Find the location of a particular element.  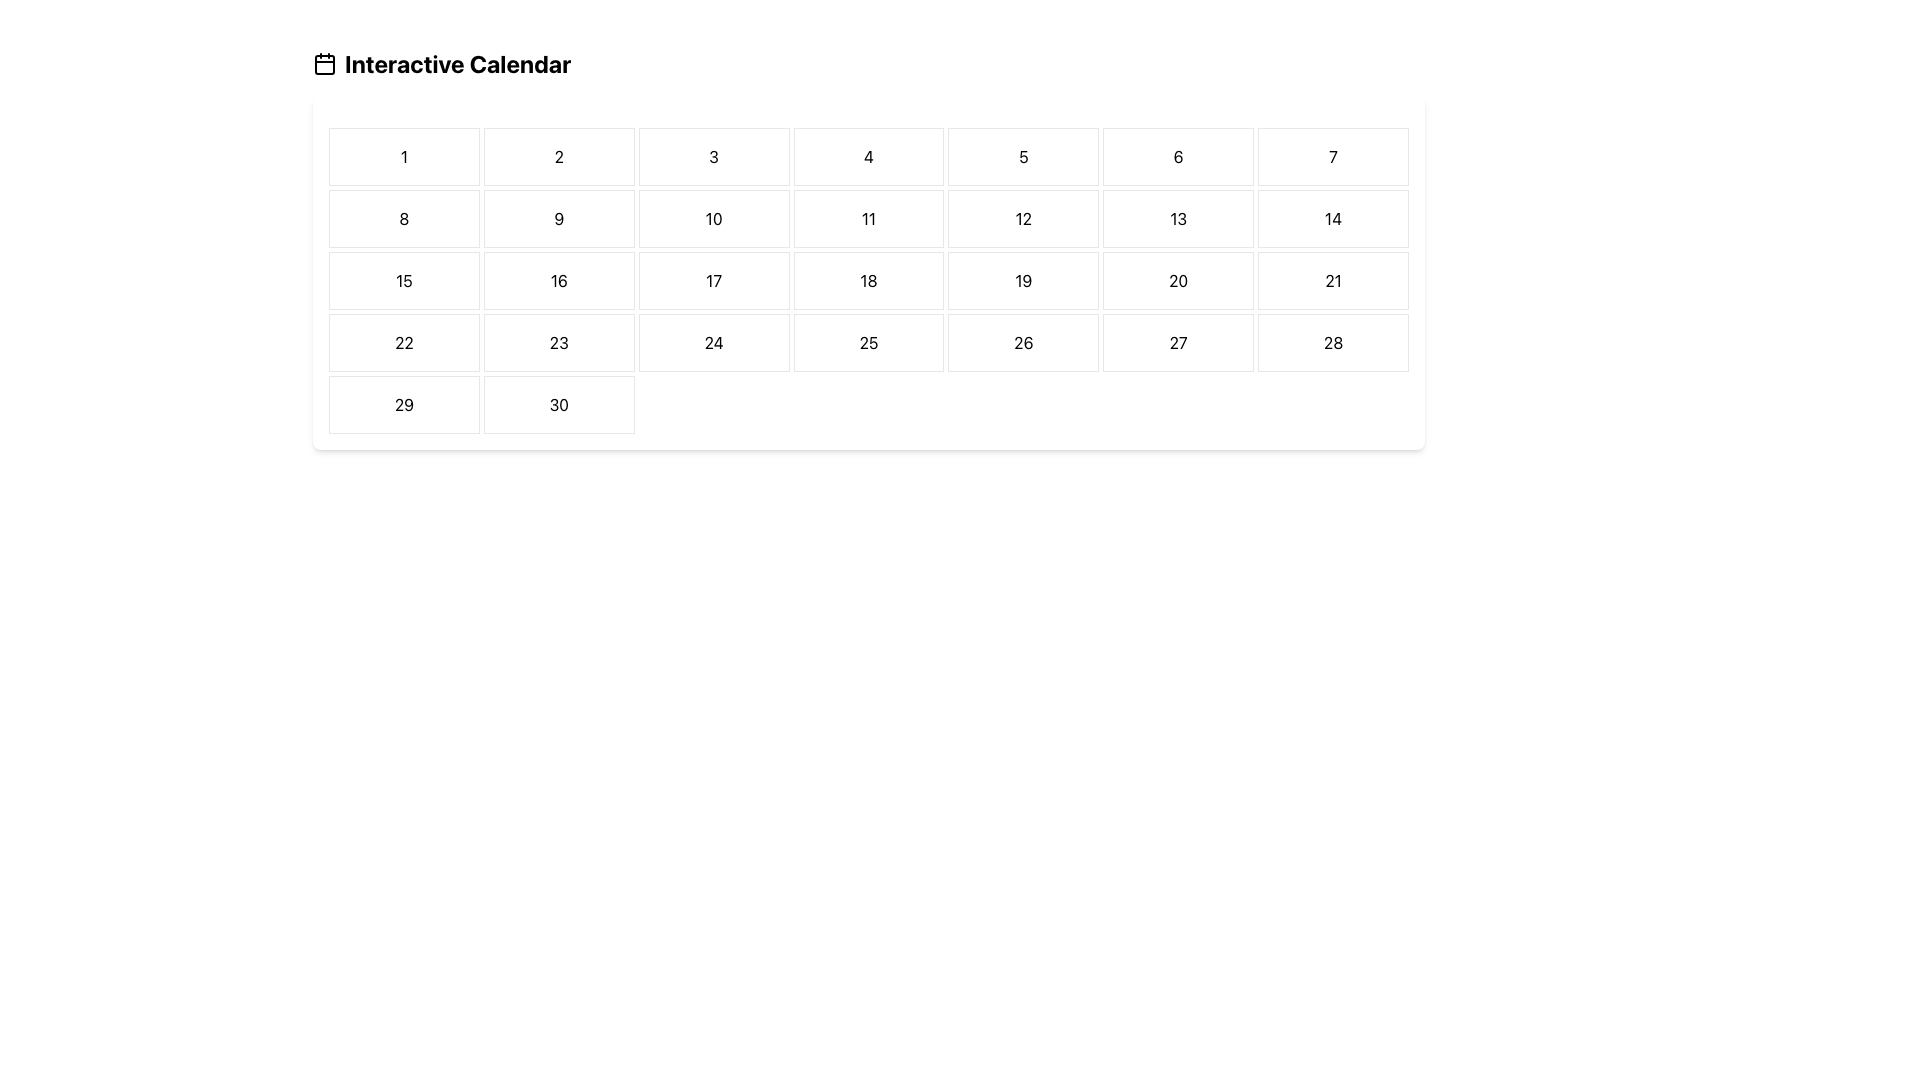

the rectangular text box containing the text '29' located in the last row of a 7-column grid, specifically in the first column of that row is located at coordinates (403, 405).